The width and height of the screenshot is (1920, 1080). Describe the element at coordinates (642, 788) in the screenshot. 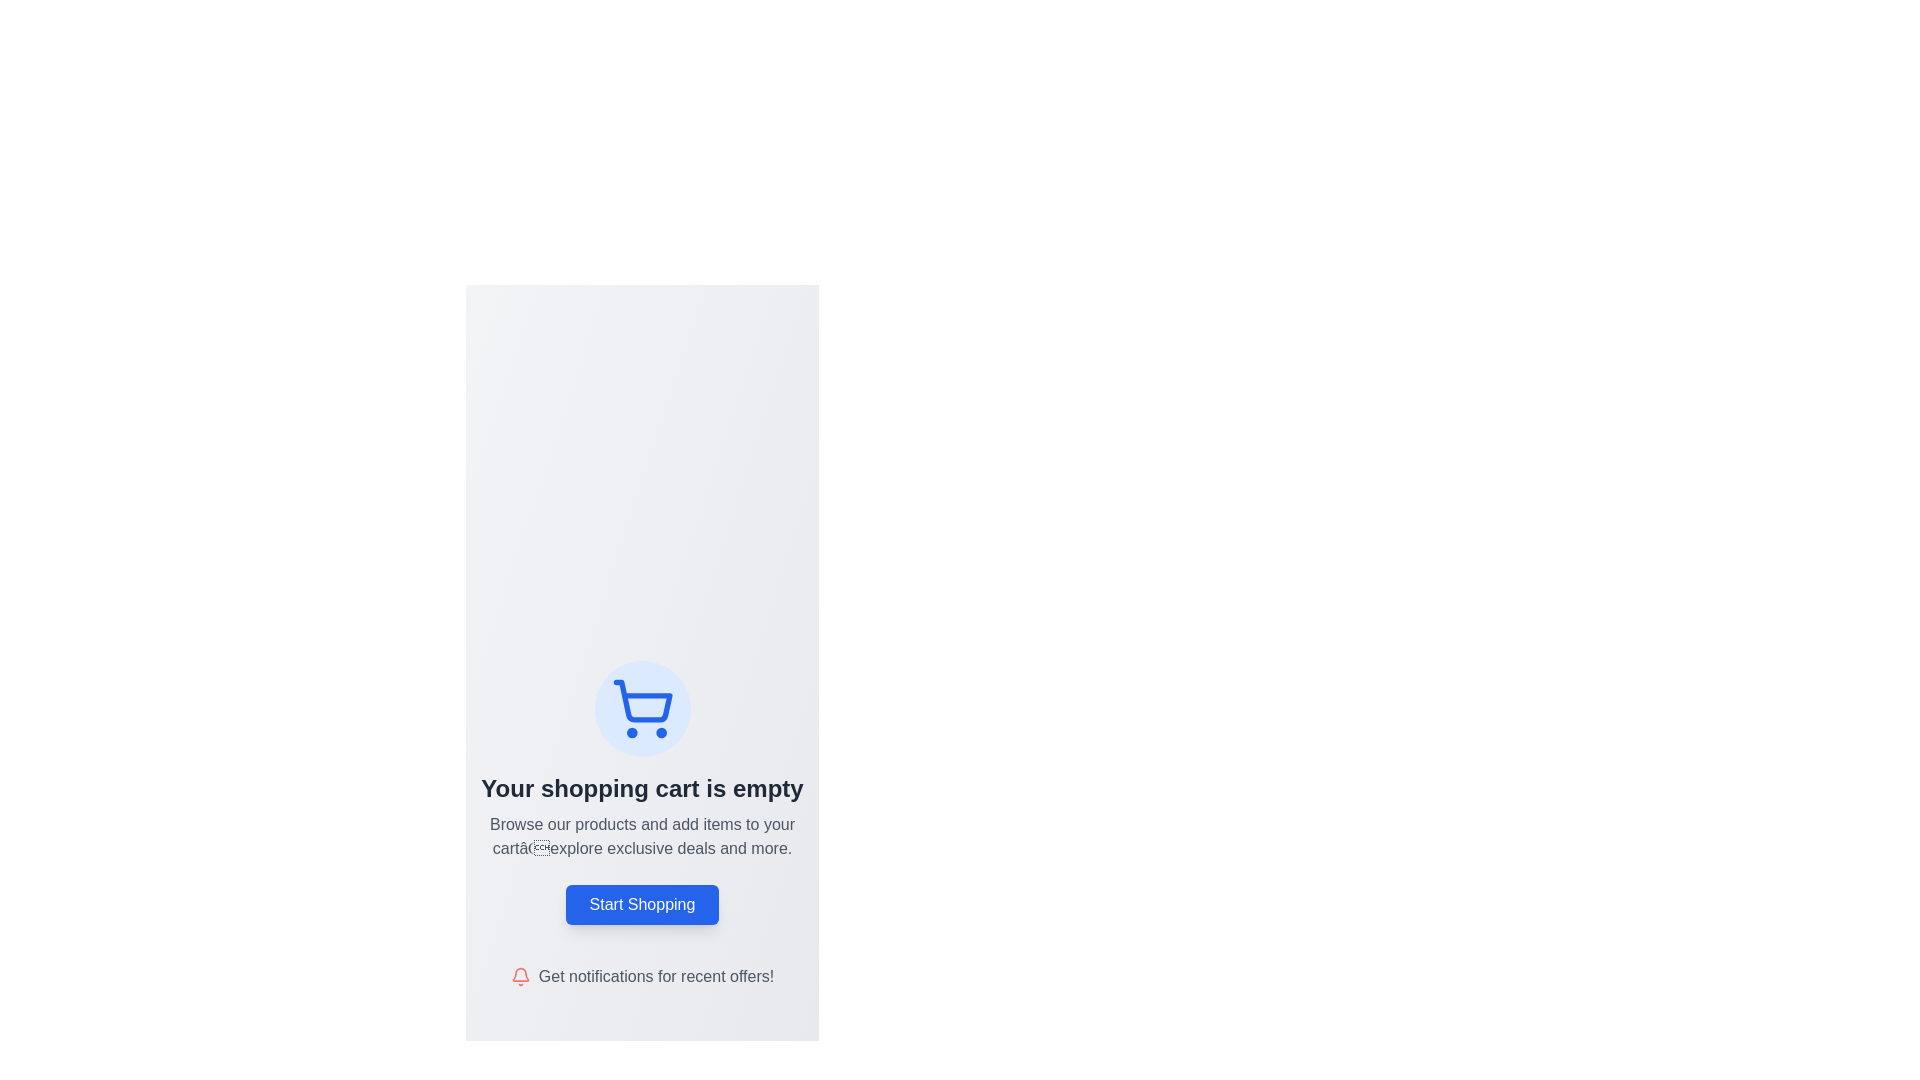

I see `text label that displays 'Your shopping cart is empty', which is styled in bold dark gray and centrally aligned below a shopping cart icon` at that location.